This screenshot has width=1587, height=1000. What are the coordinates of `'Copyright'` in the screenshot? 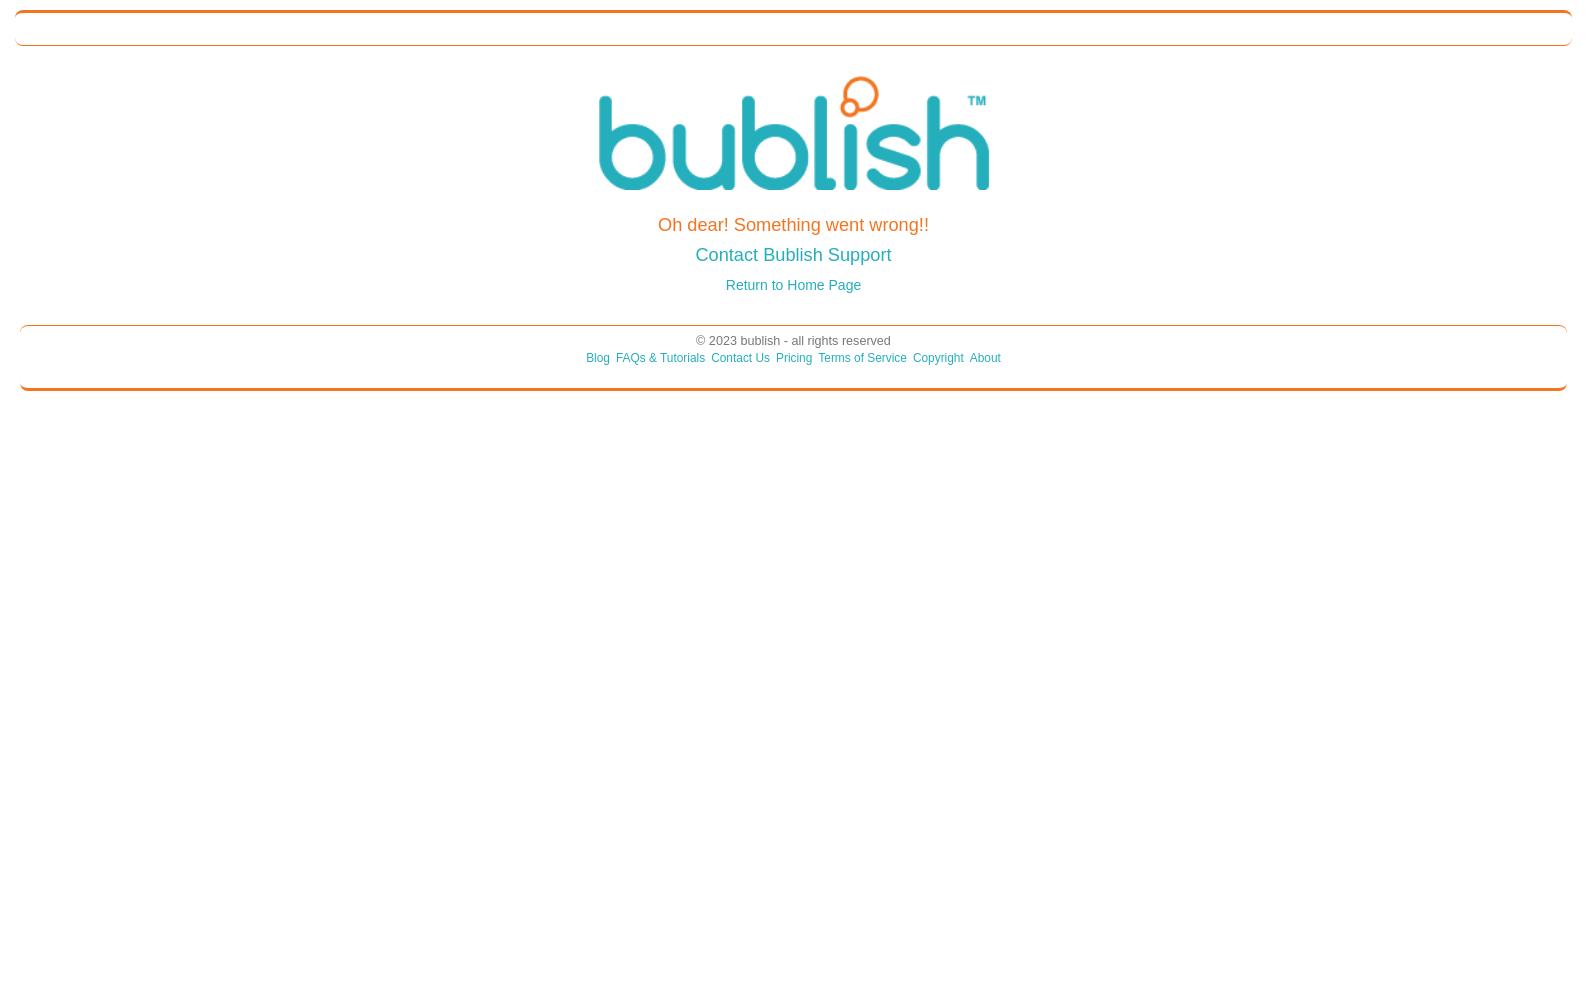 It's located at (937, 357).